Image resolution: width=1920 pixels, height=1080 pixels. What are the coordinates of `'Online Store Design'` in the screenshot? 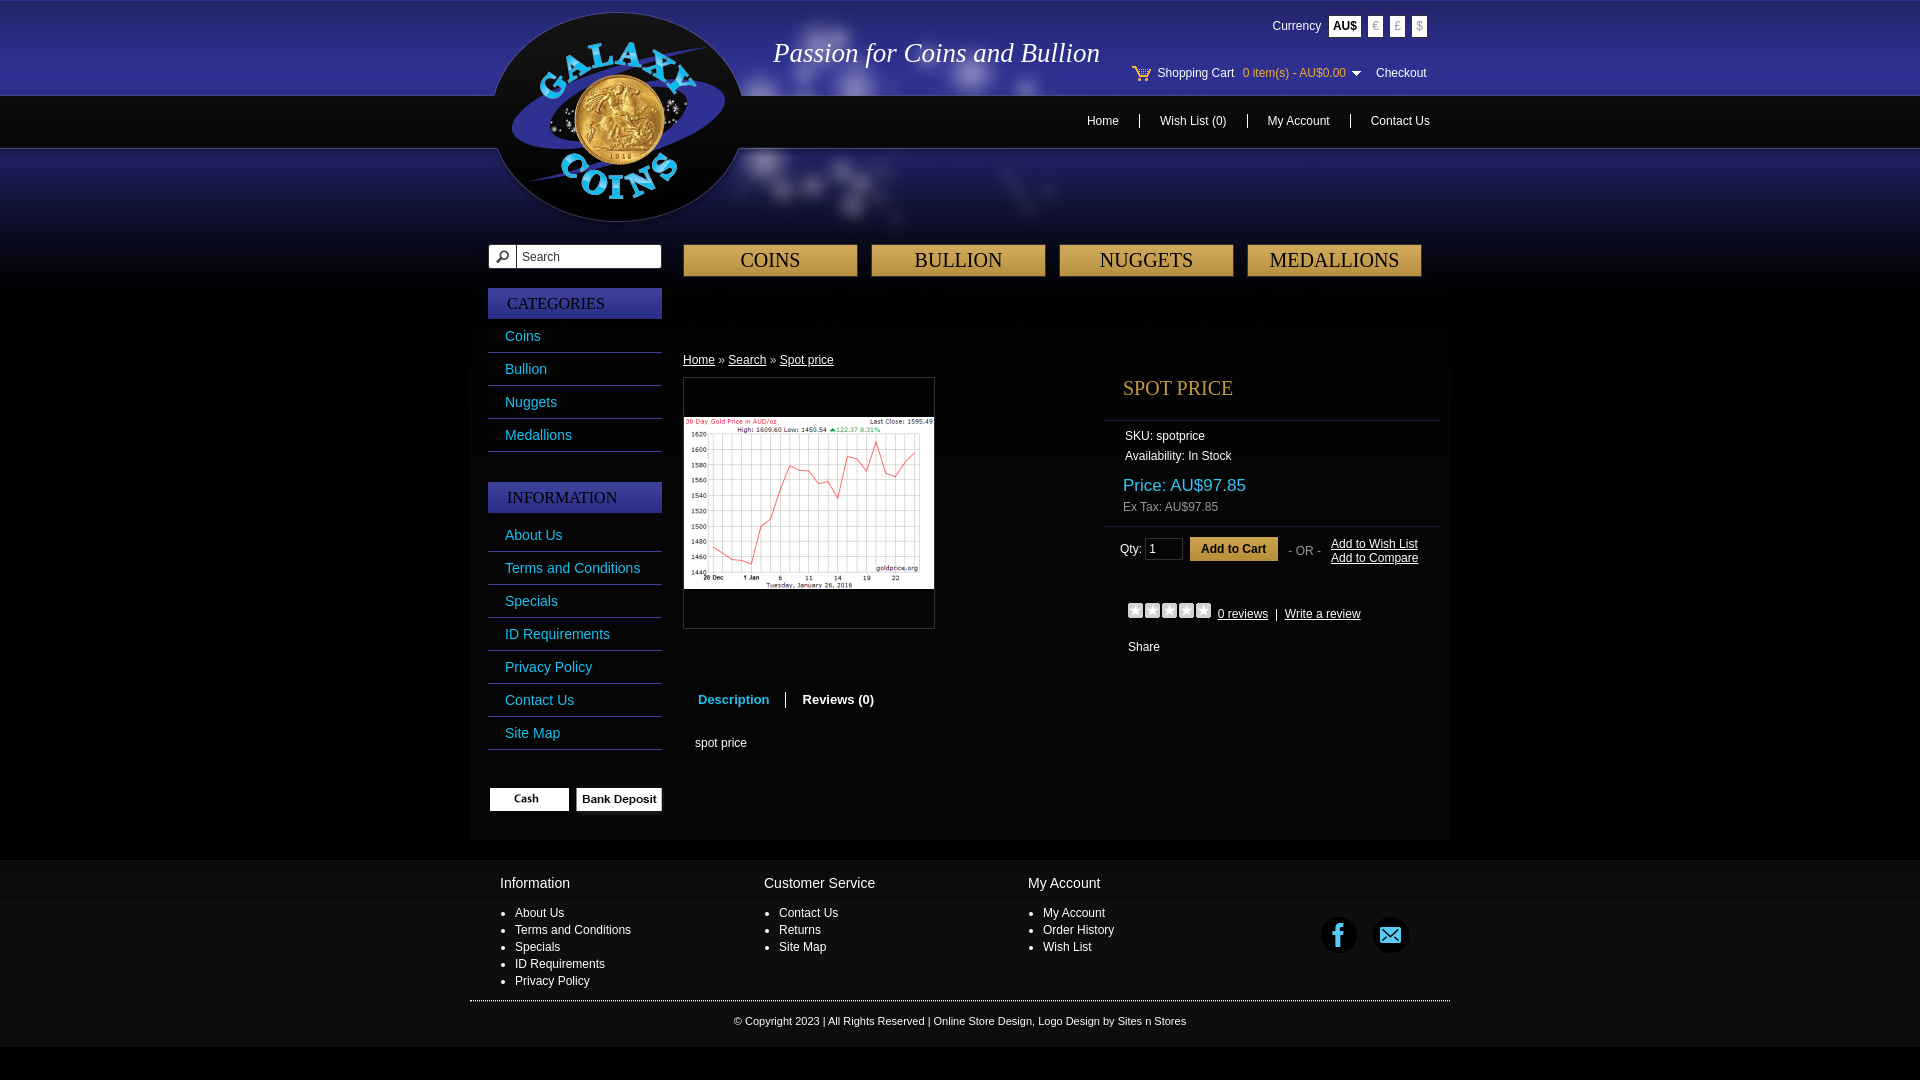 It's located at (983, 1021).